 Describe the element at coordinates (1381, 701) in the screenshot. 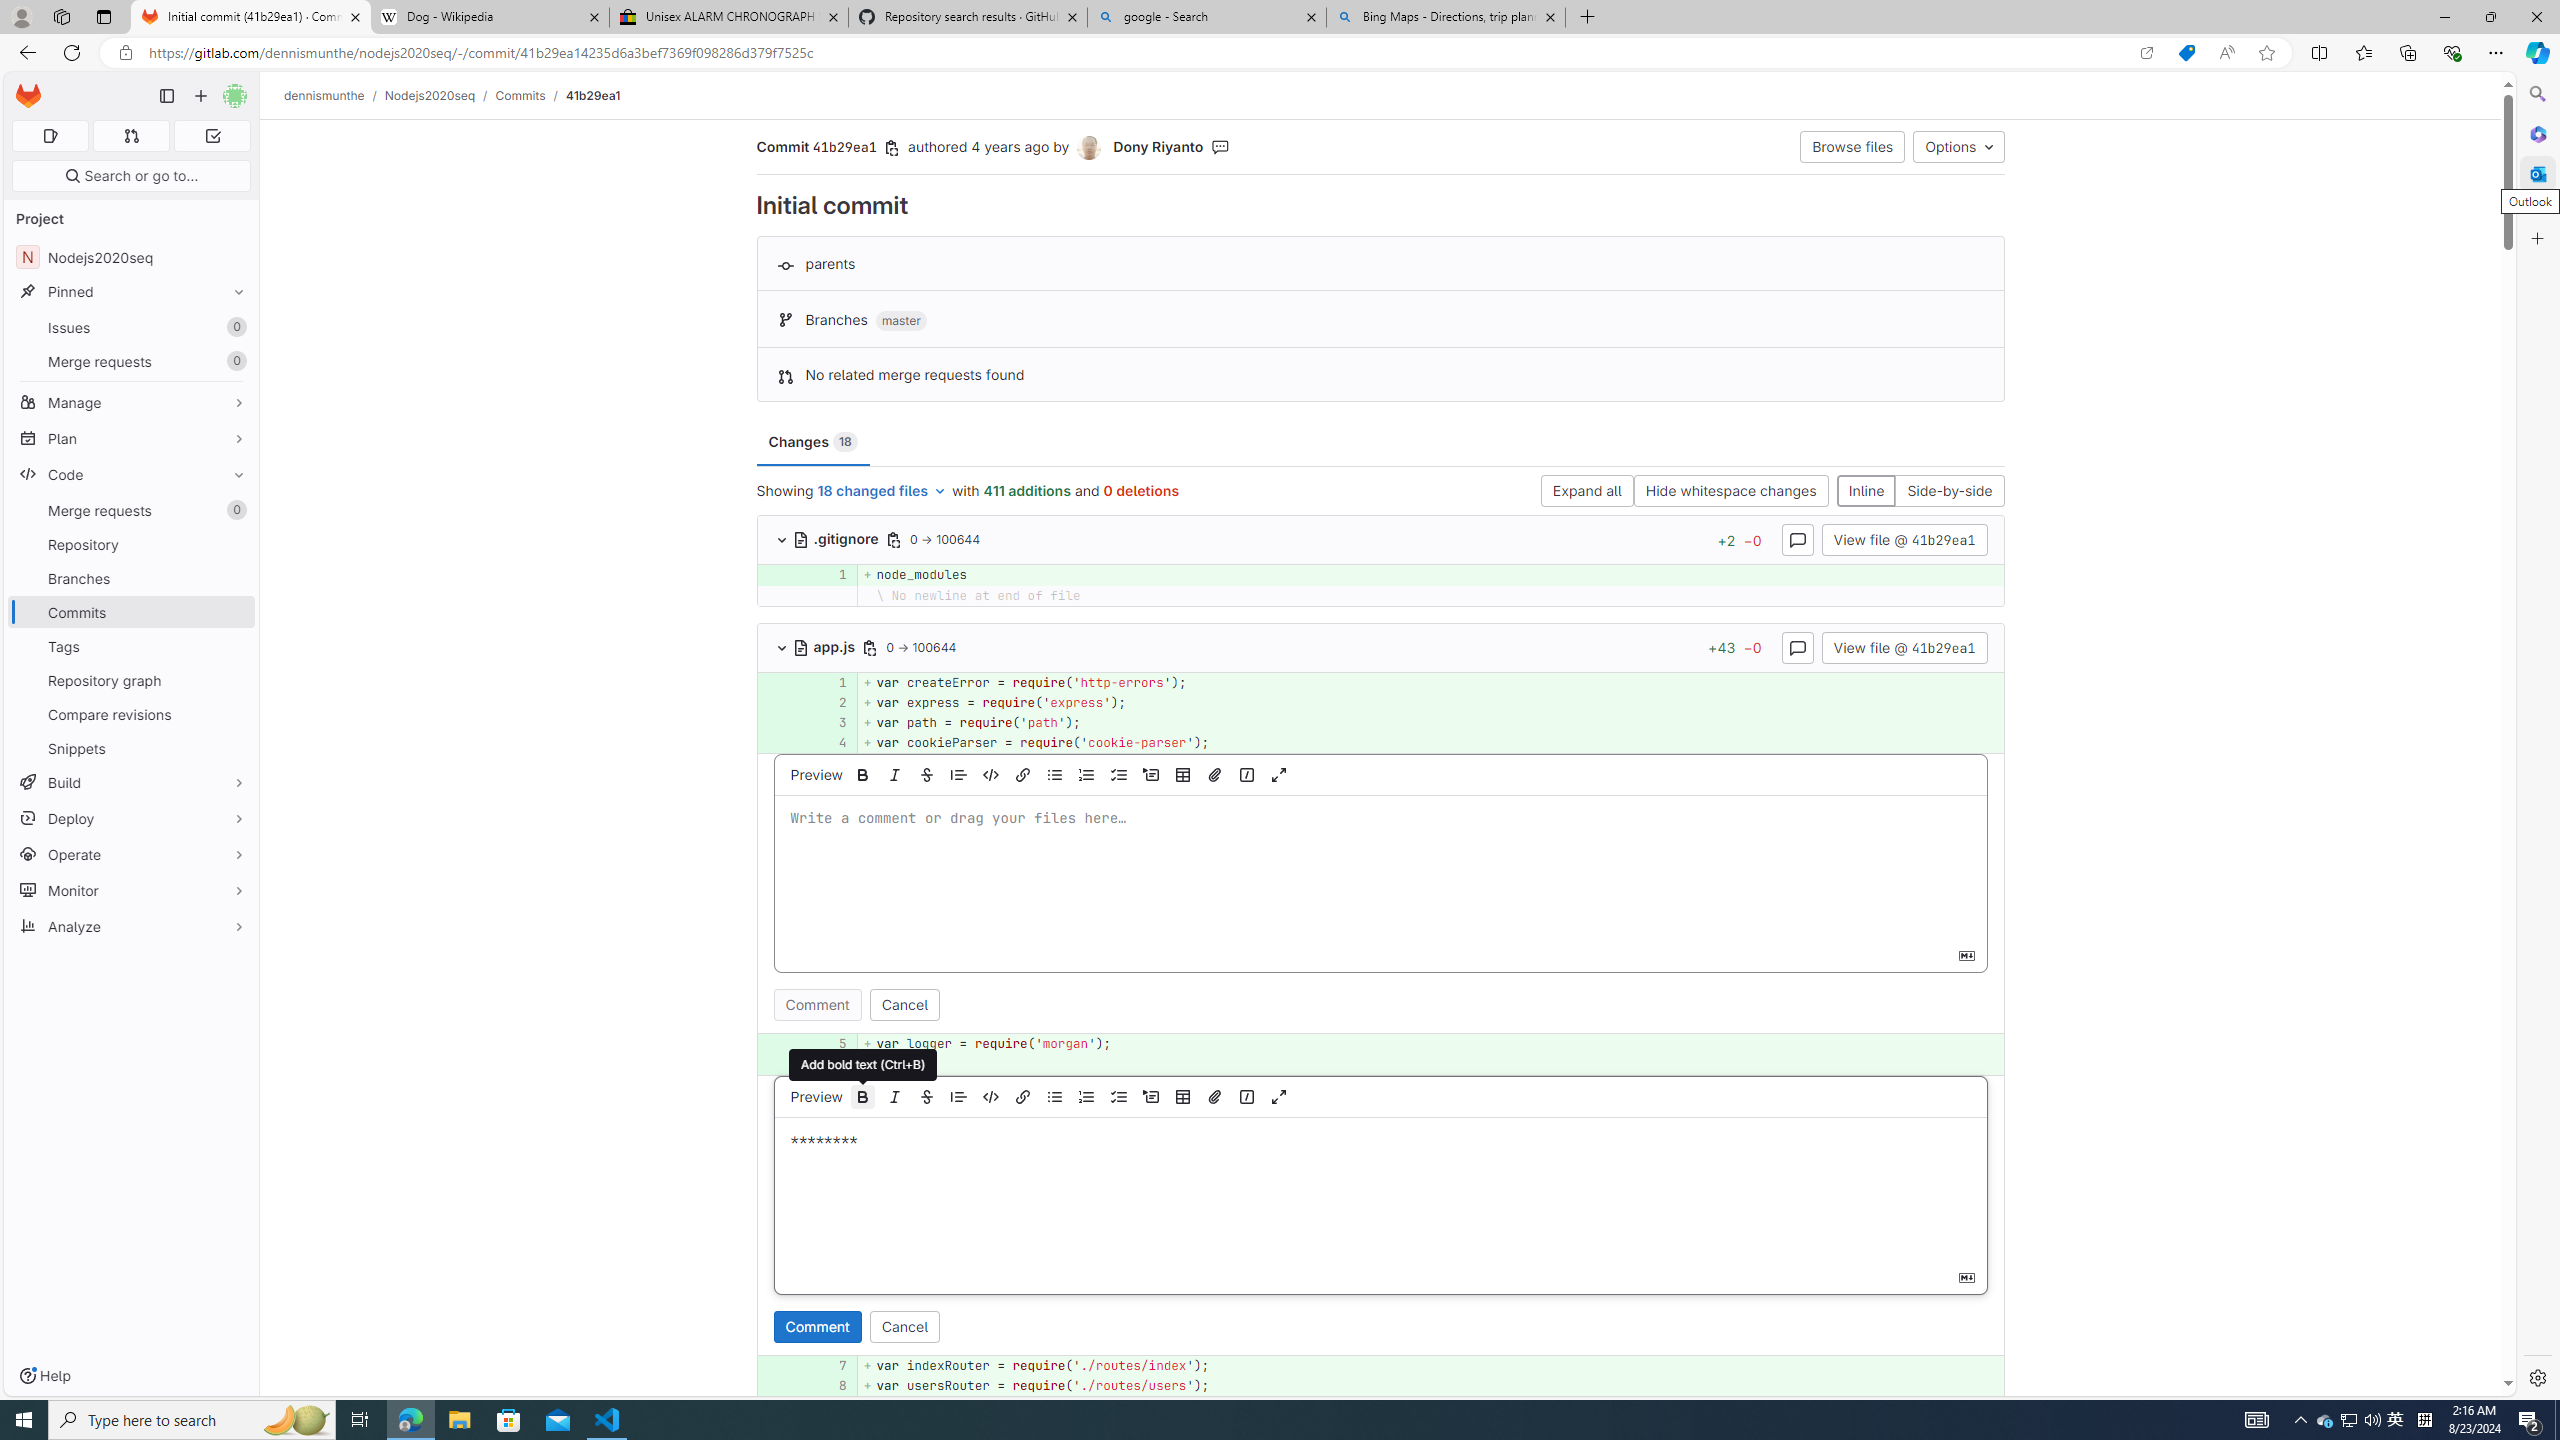

I see `'AutomationID: 4a68969ef8e858229267b842dedf42ab5dde4d50_0_2'` at that location.